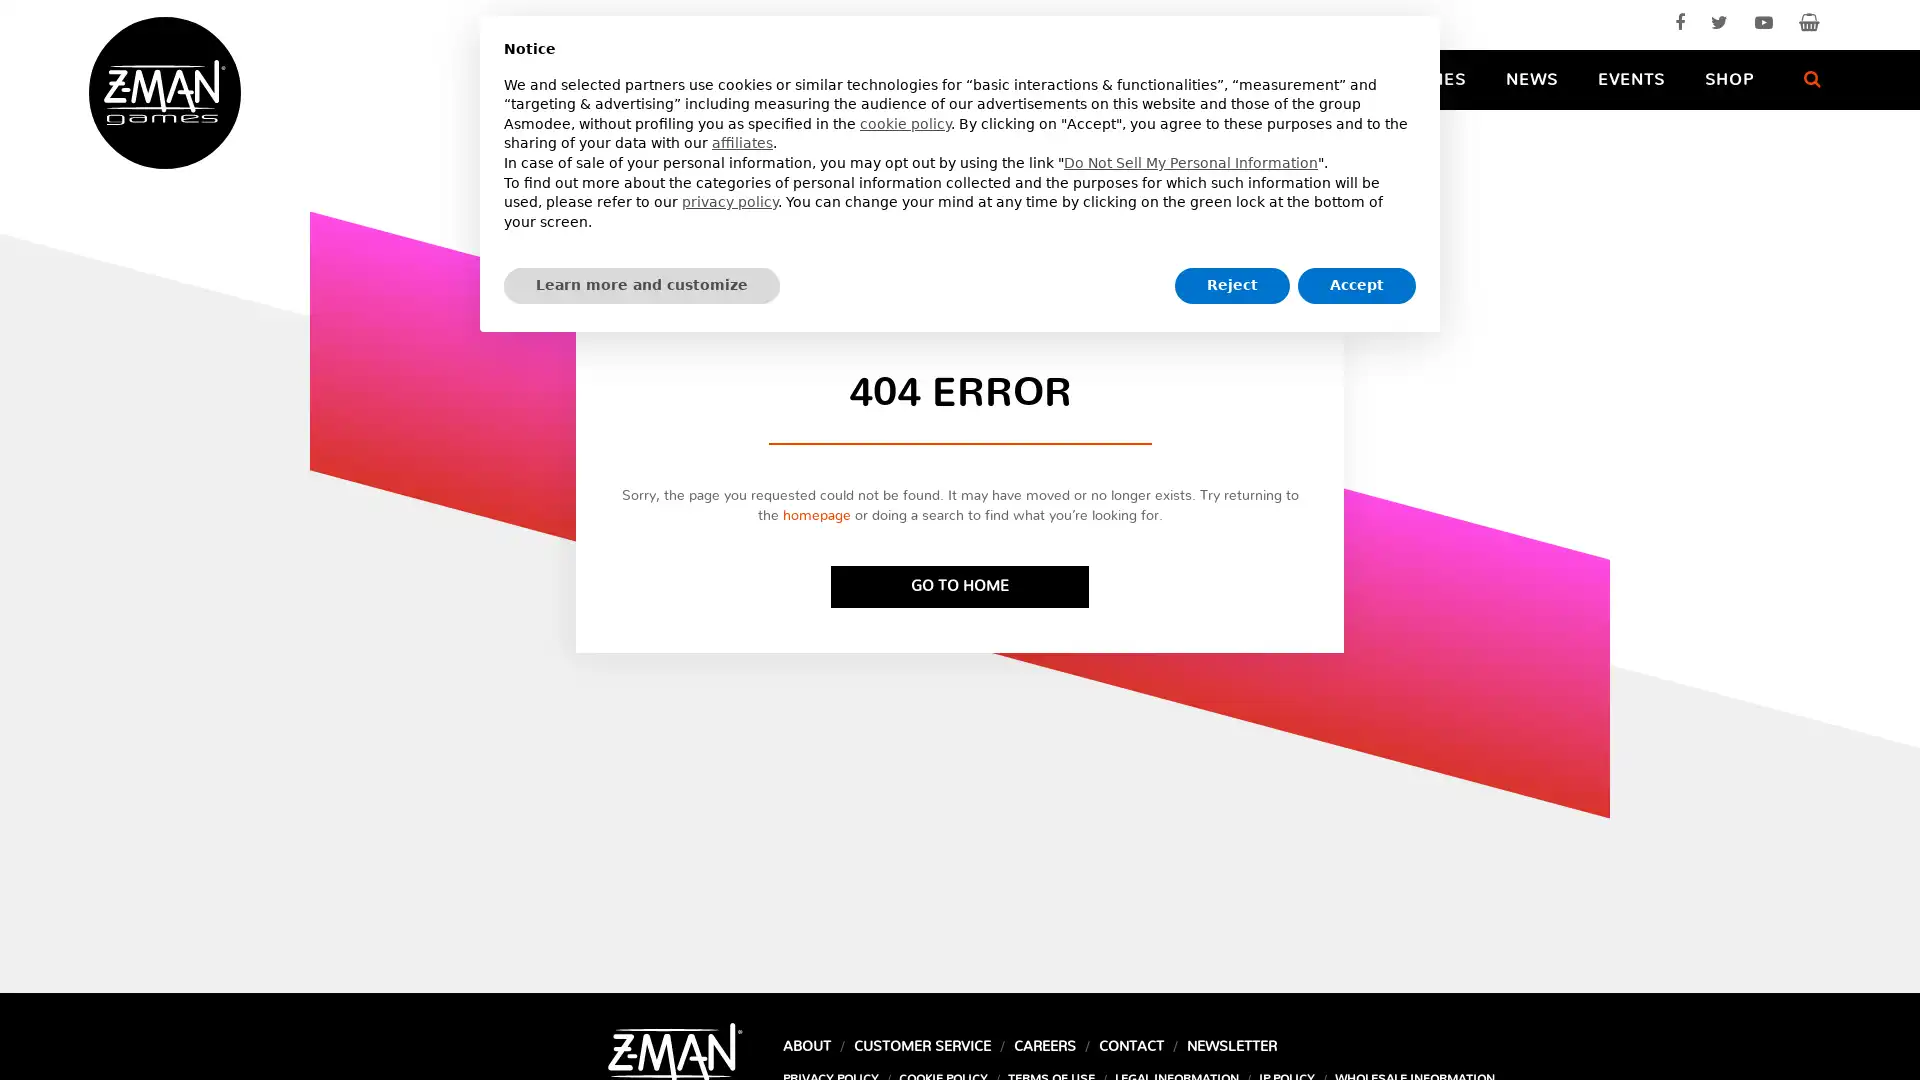  Describe the element at coordinates (642, 285) in the screenshot. I see `Learn more and customize` at that location.